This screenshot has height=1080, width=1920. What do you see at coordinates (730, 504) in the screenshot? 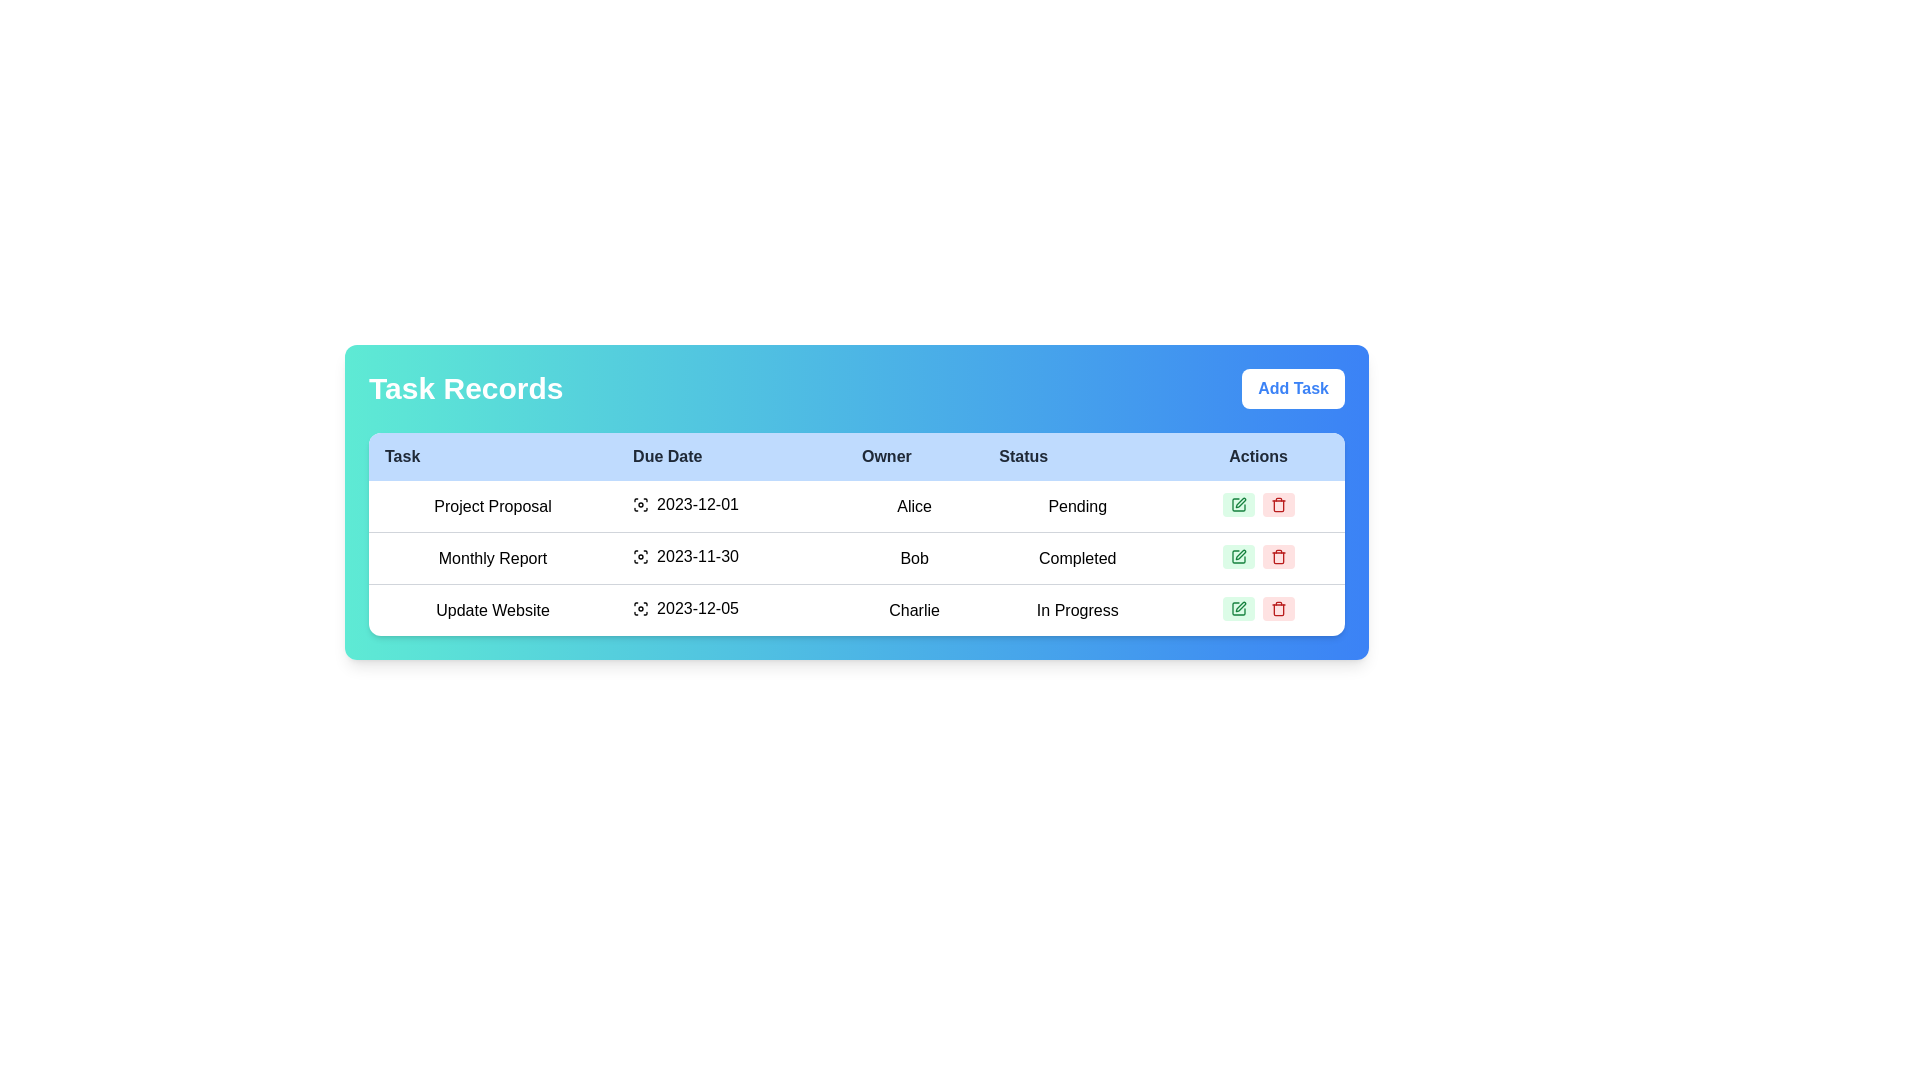
I see `the static text label displaying the date '2023-12-01' located in the 'Due Date' column of the first row in the 'Task Records' section, positioned between 'Project Proposal' and 'Alice'` at bounding box center [730, 504].